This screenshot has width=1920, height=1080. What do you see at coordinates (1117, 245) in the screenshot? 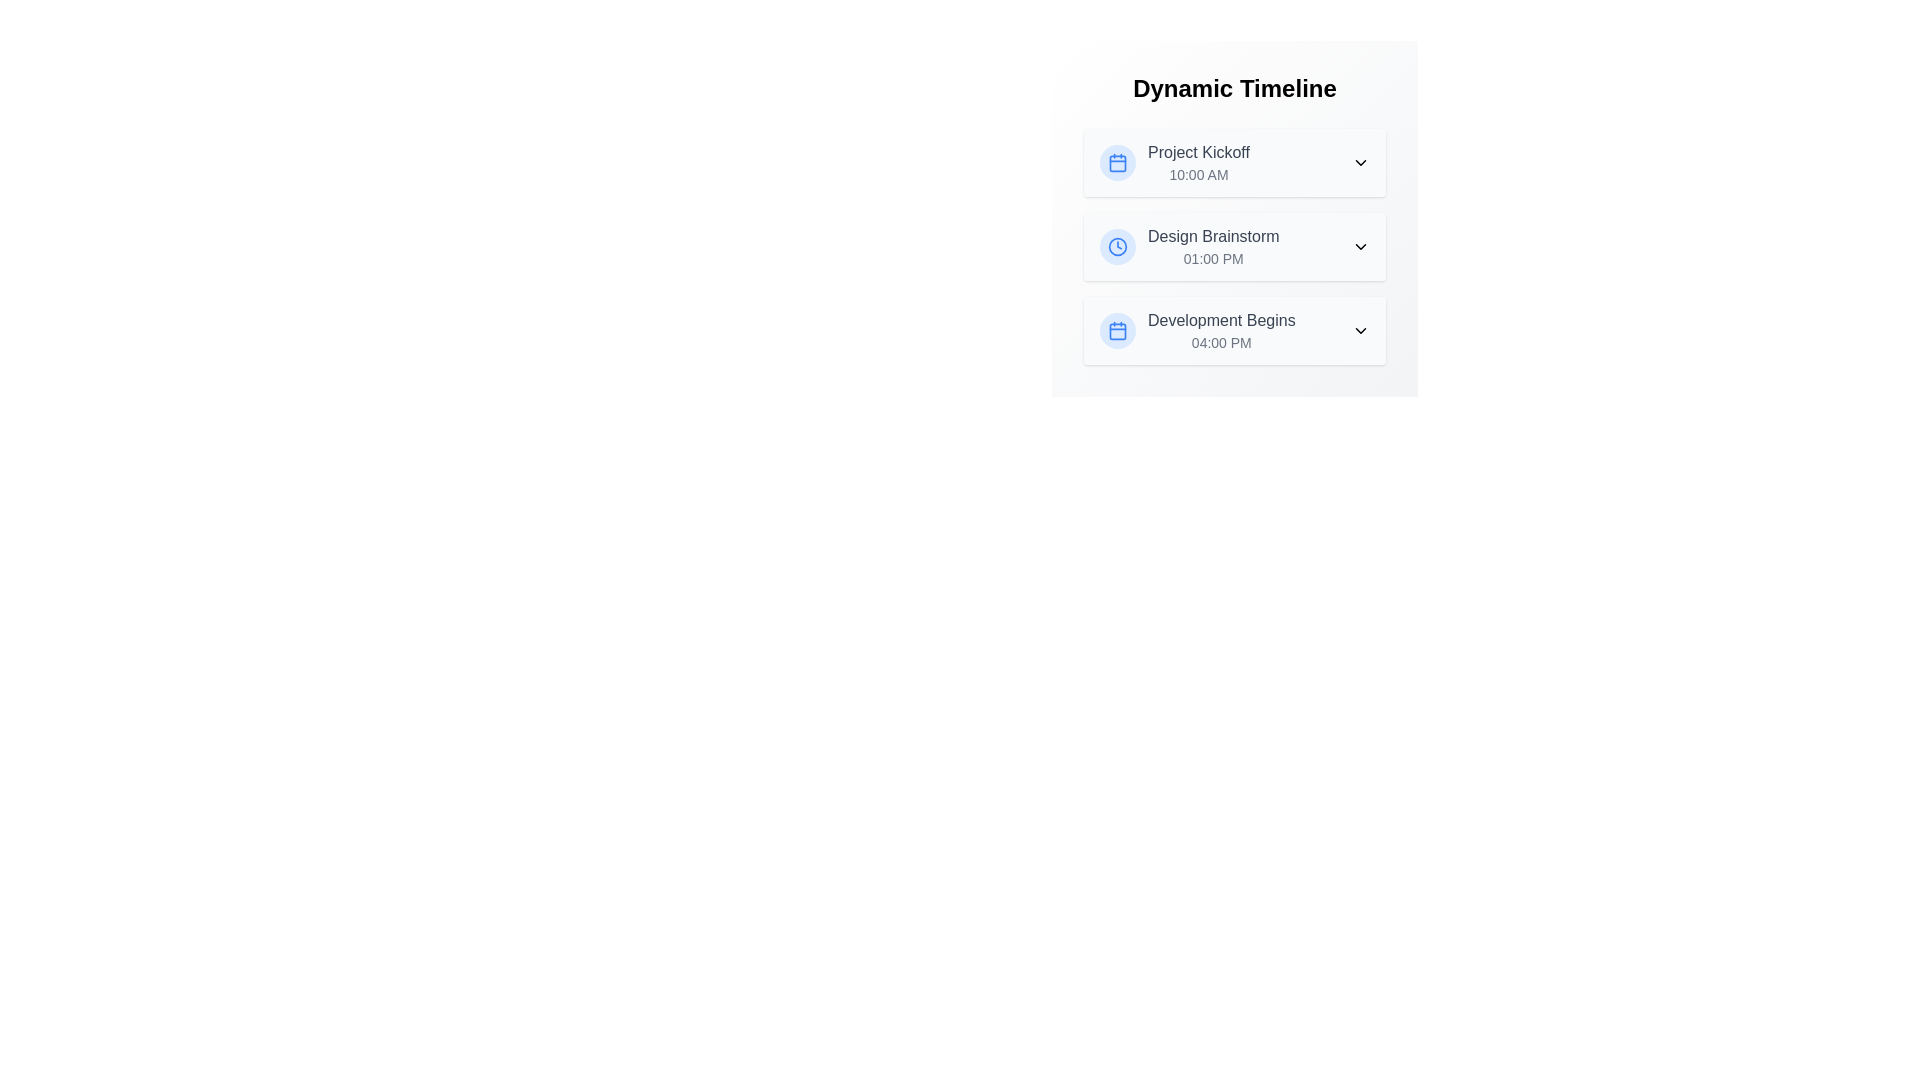
I see `the clock icon located in the second row of the 'Dynamic Timeline' component` at bounding box center [1117, 245].